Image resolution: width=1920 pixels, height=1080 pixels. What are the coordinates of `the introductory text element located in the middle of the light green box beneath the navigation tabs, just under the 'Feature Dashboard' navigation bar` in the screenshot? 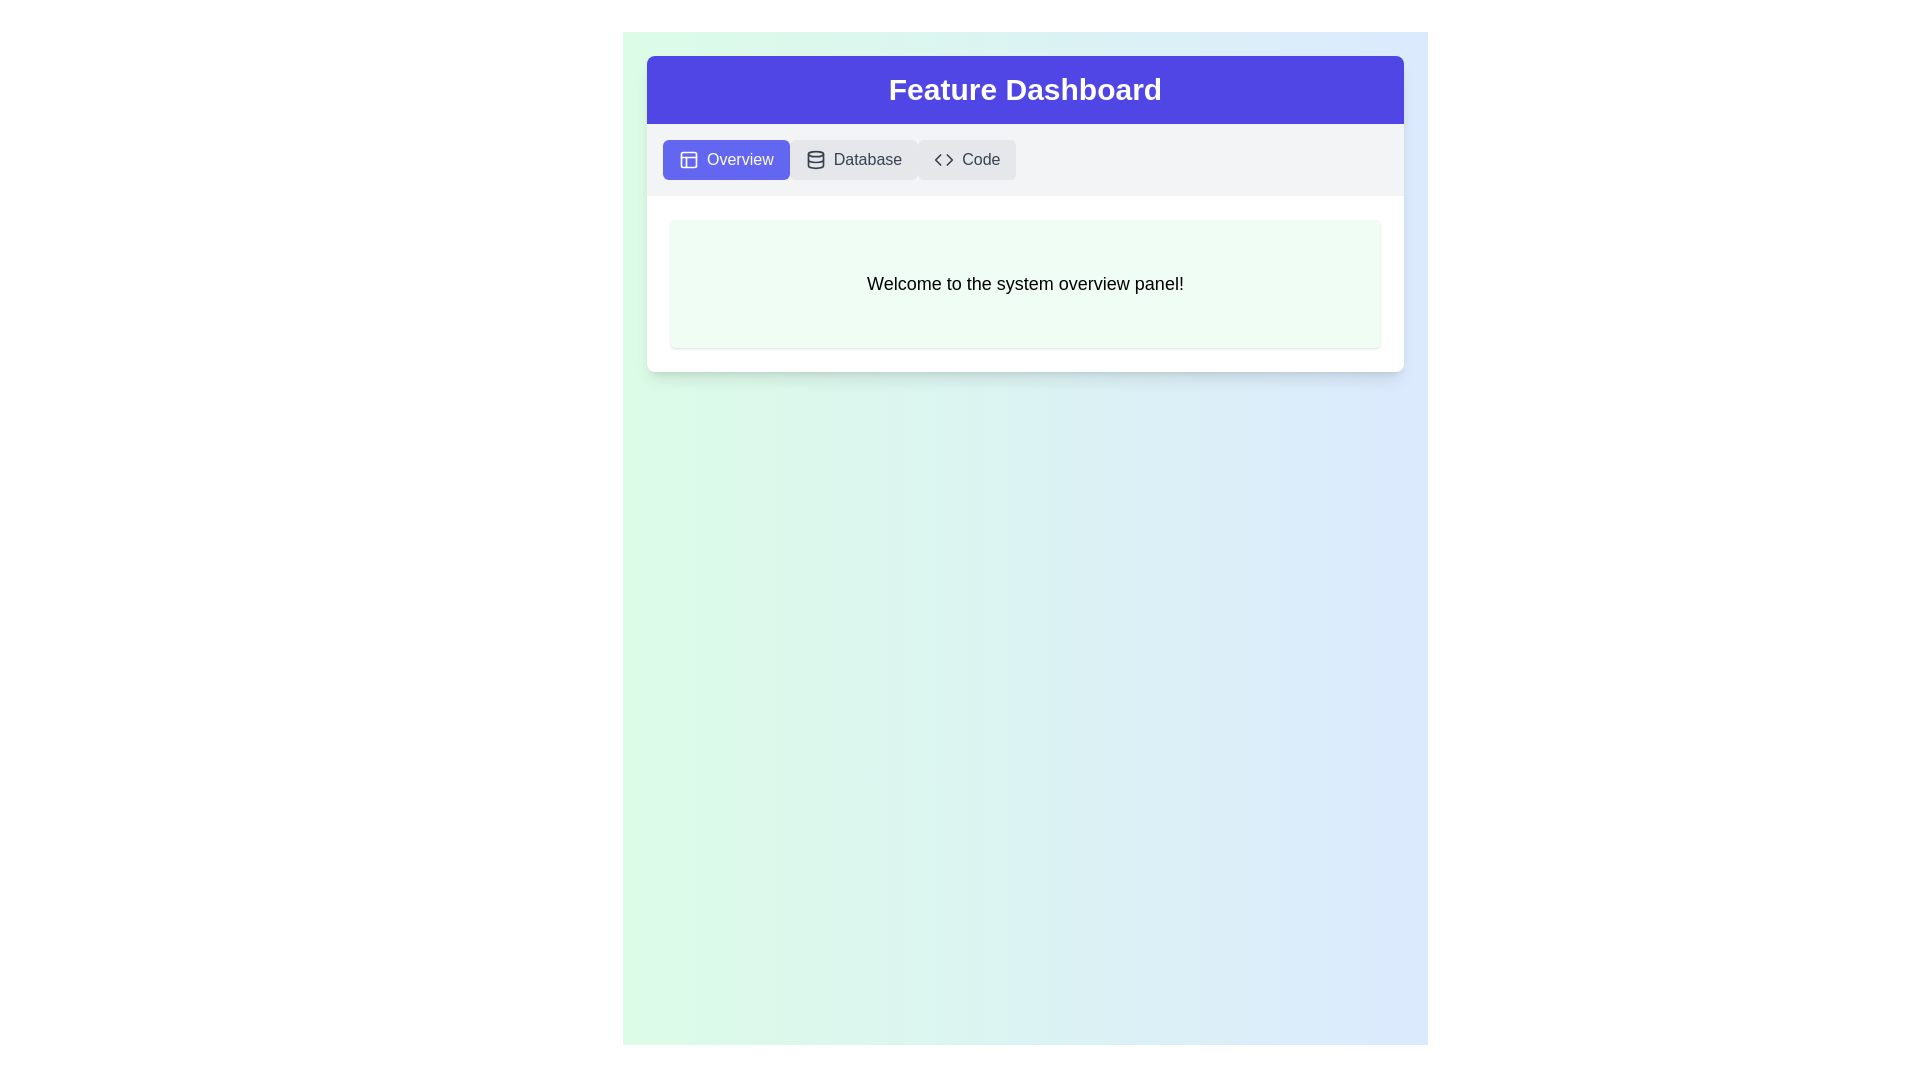 It's located at (1025, 284).